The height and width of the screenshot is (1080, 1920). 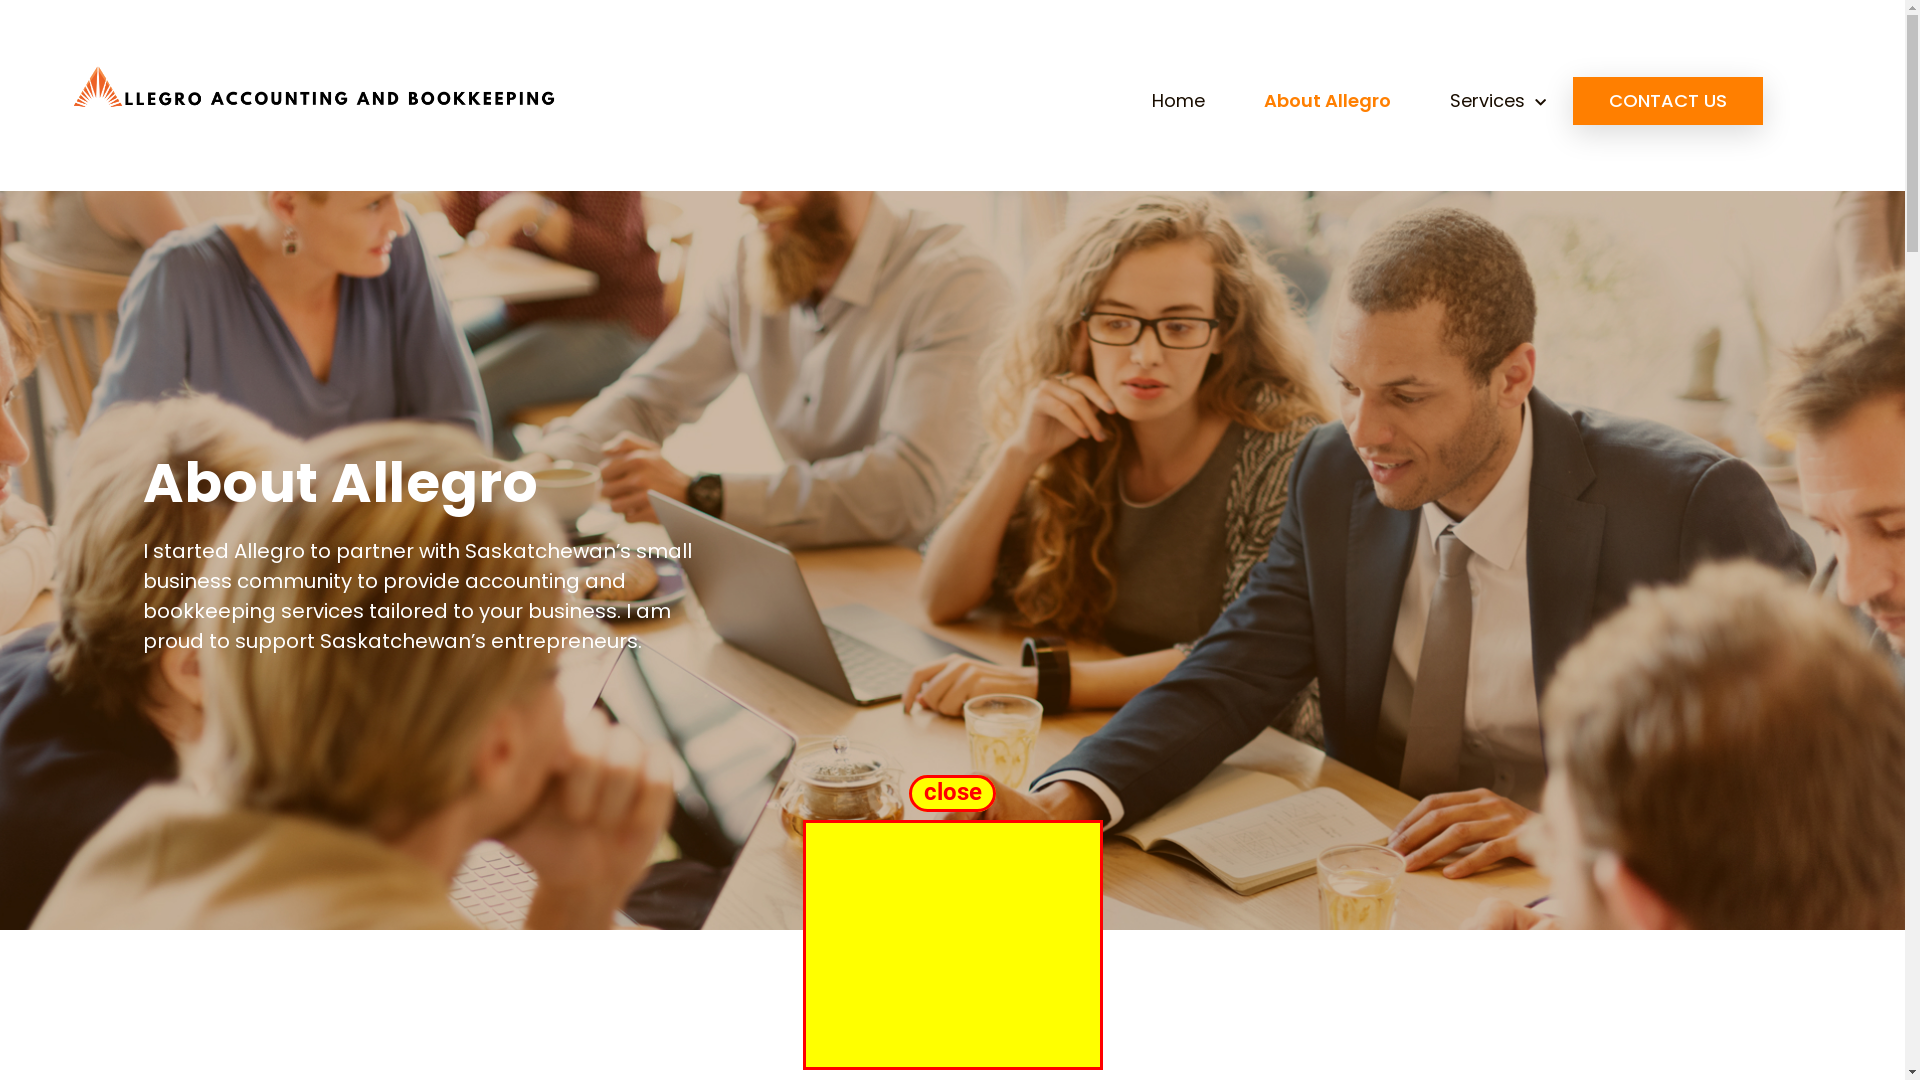 What do you see at coordinates (1497, 100) in the screenshot?
I see `'Services'` at bounding box center [1497, 100].